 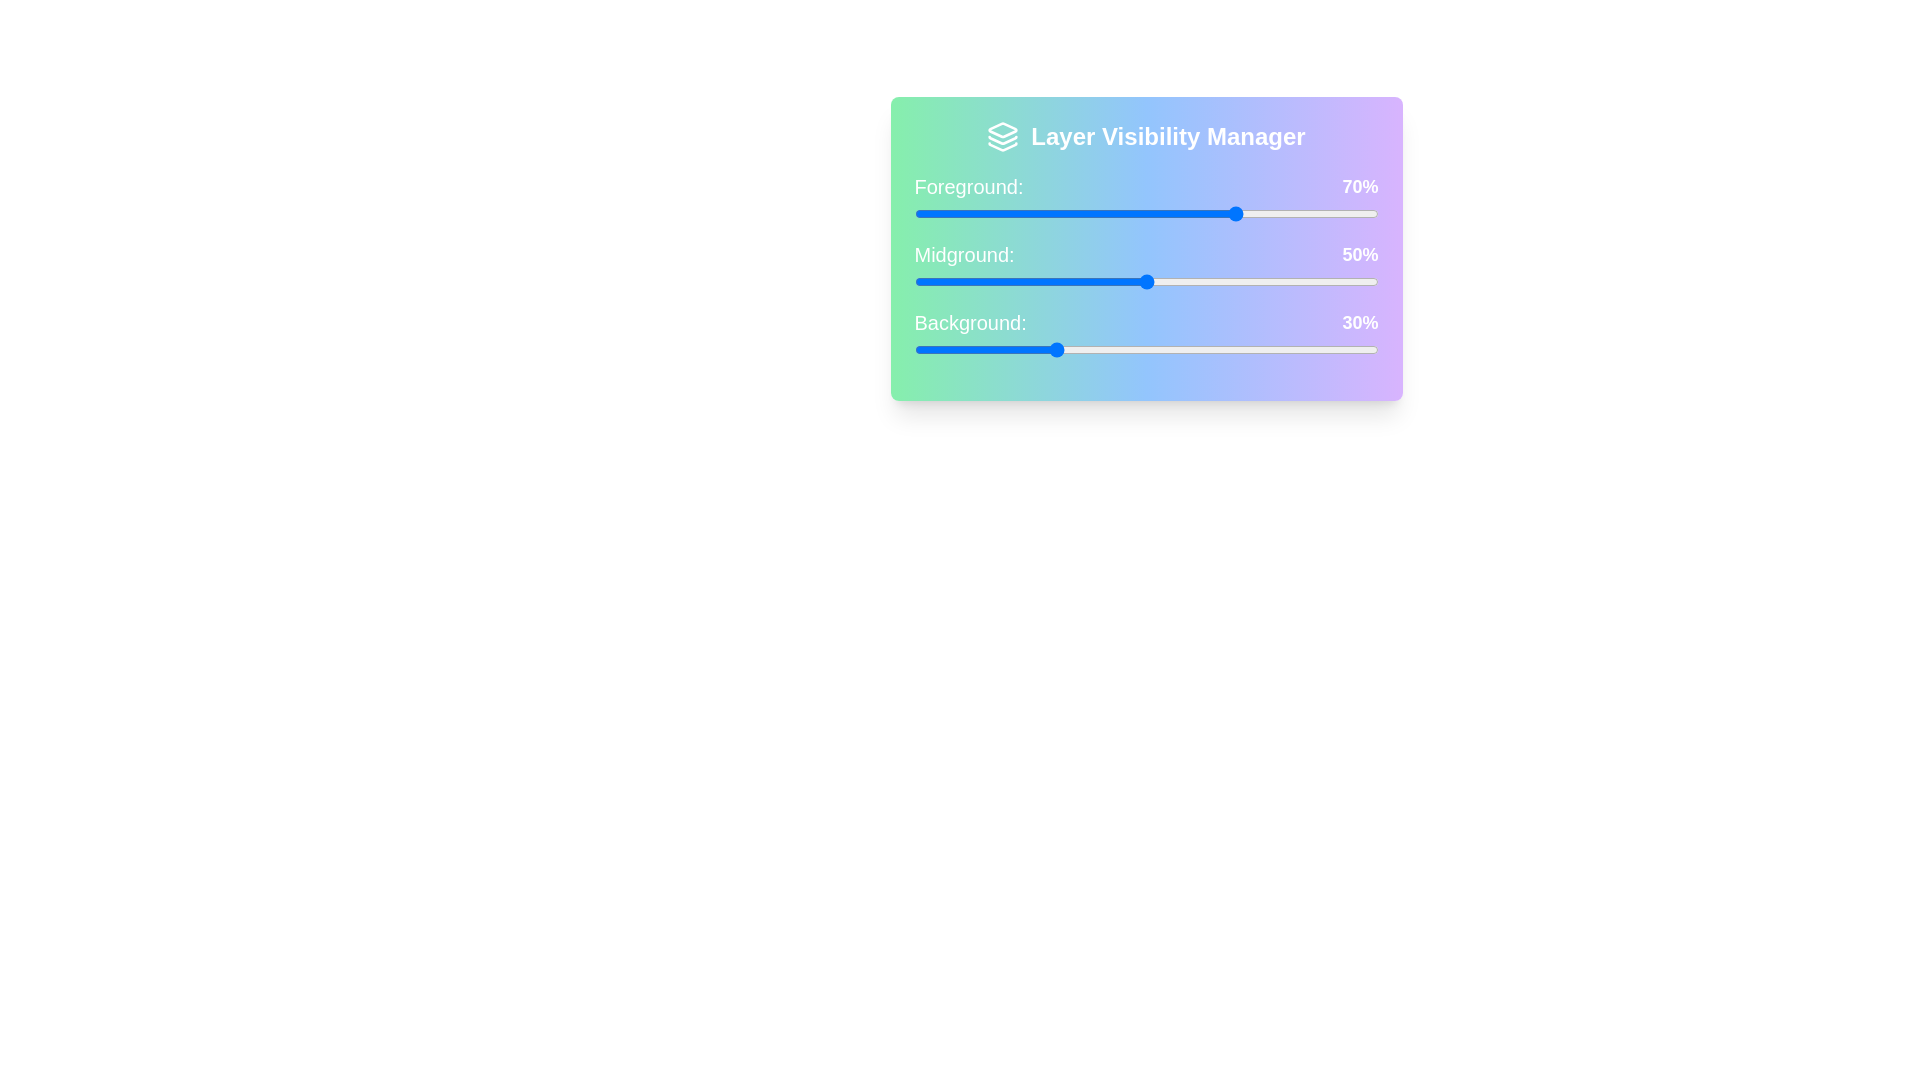 What do you see at coordinates (1085, 281) in the screenshot?
I see `the Midground slider to 37%` at bounding box center [1085, 281].